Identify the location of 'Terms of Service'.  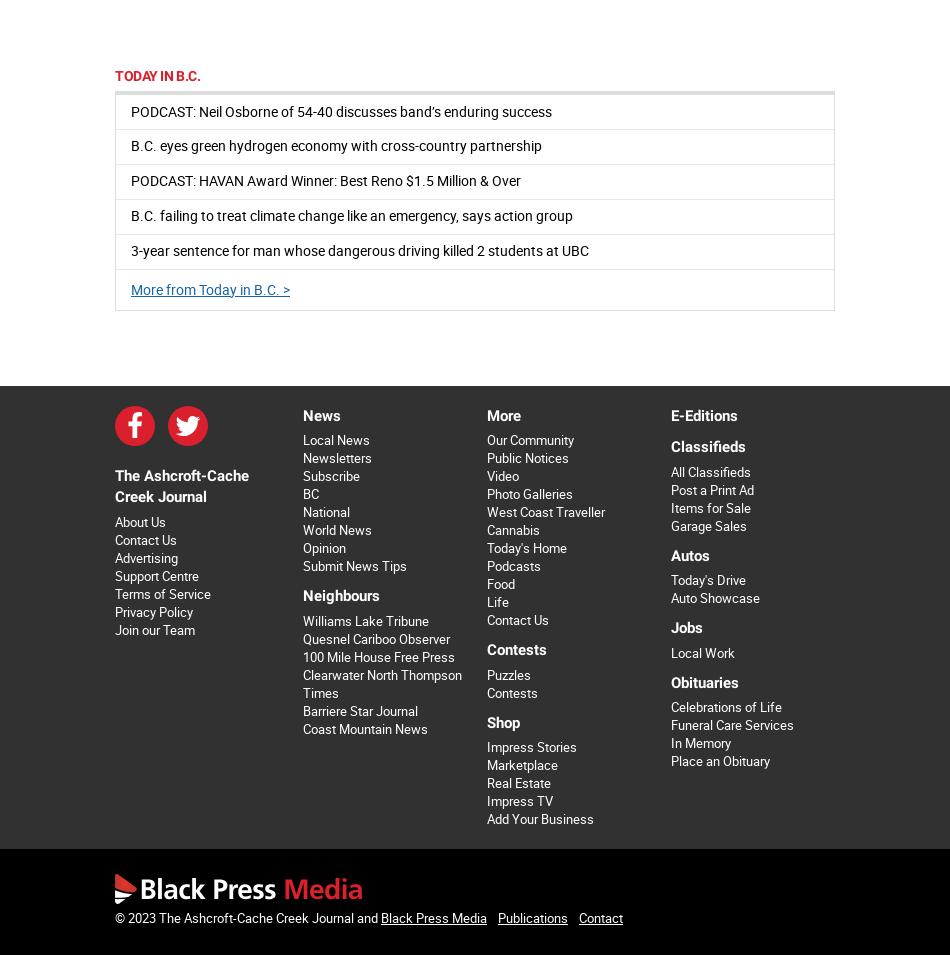
(163, 593).